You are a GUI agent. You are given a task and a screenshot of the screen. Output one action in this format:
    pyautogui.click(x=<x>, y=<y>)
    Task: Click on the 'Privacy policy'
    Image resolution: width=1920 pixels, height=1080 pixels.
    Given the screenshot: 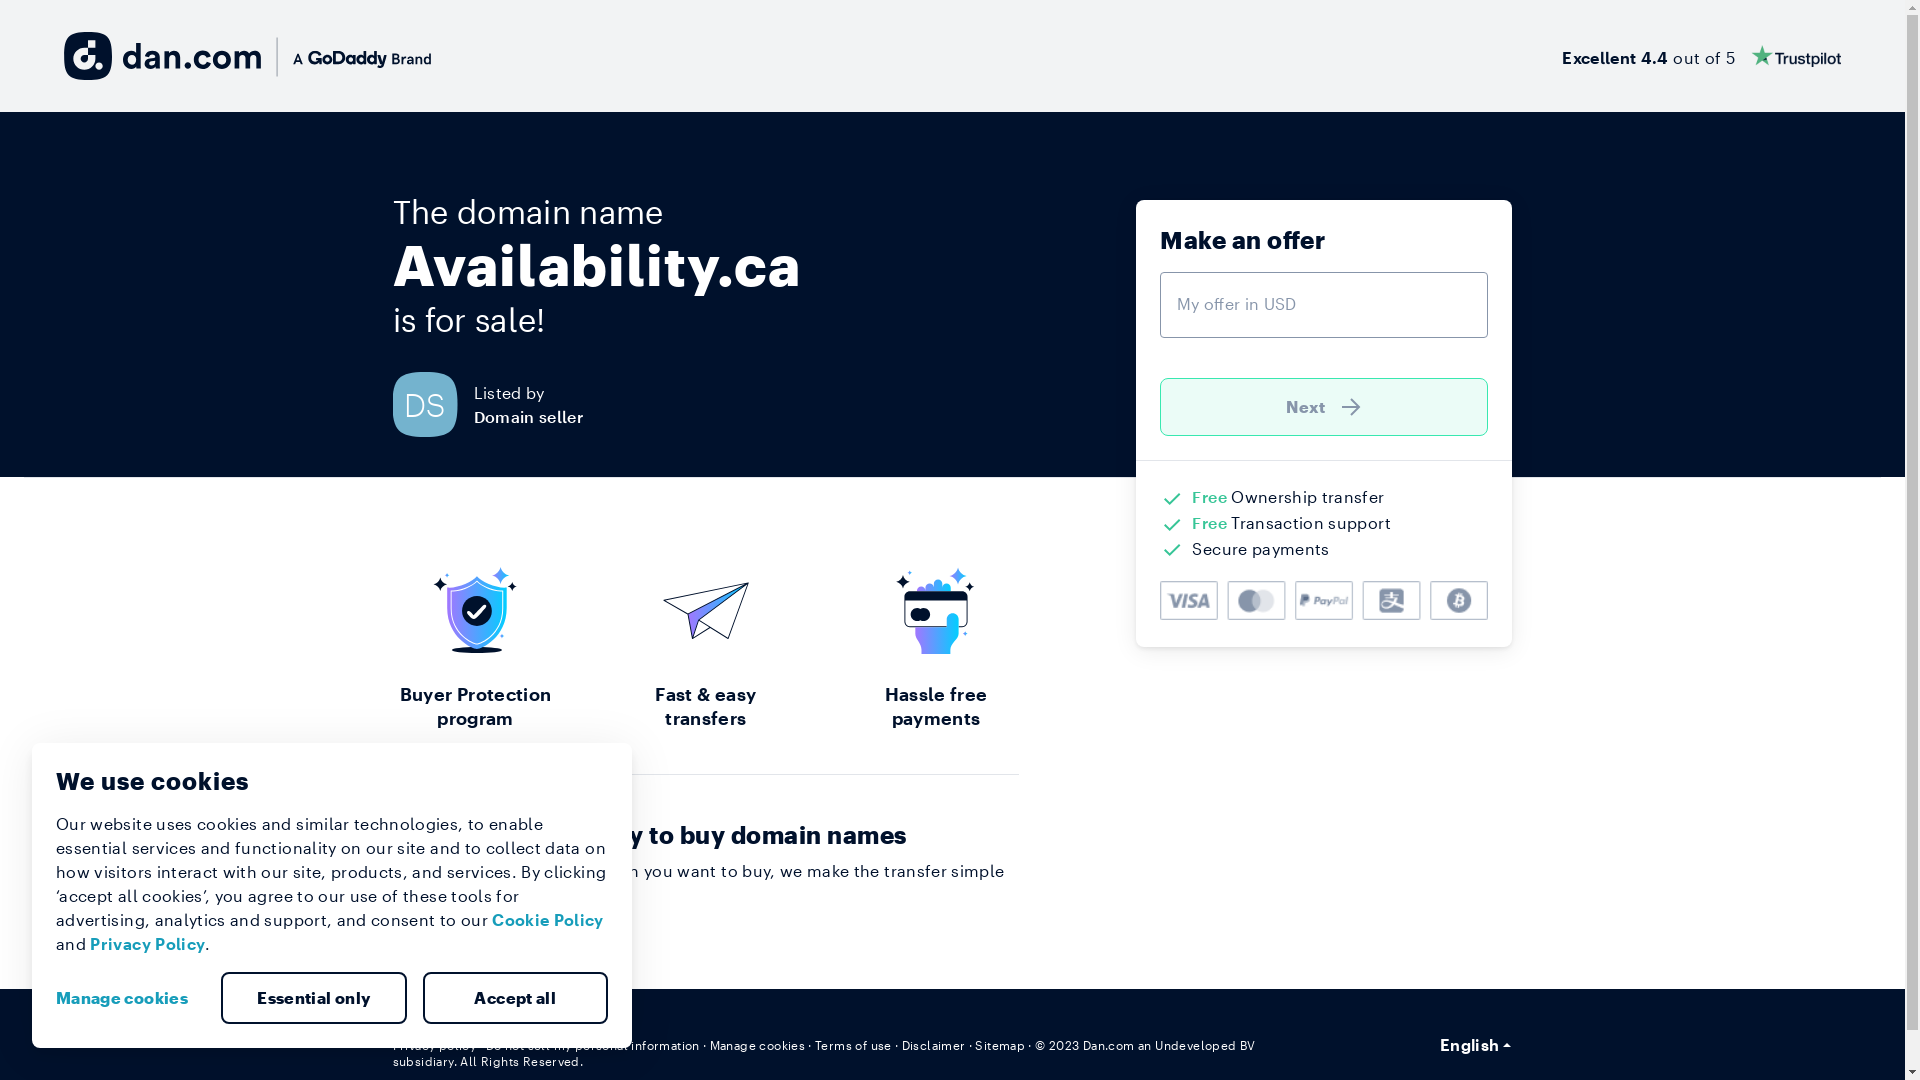 What is the action you would take?
    pyautogui.click(x=432, y=1044)
    